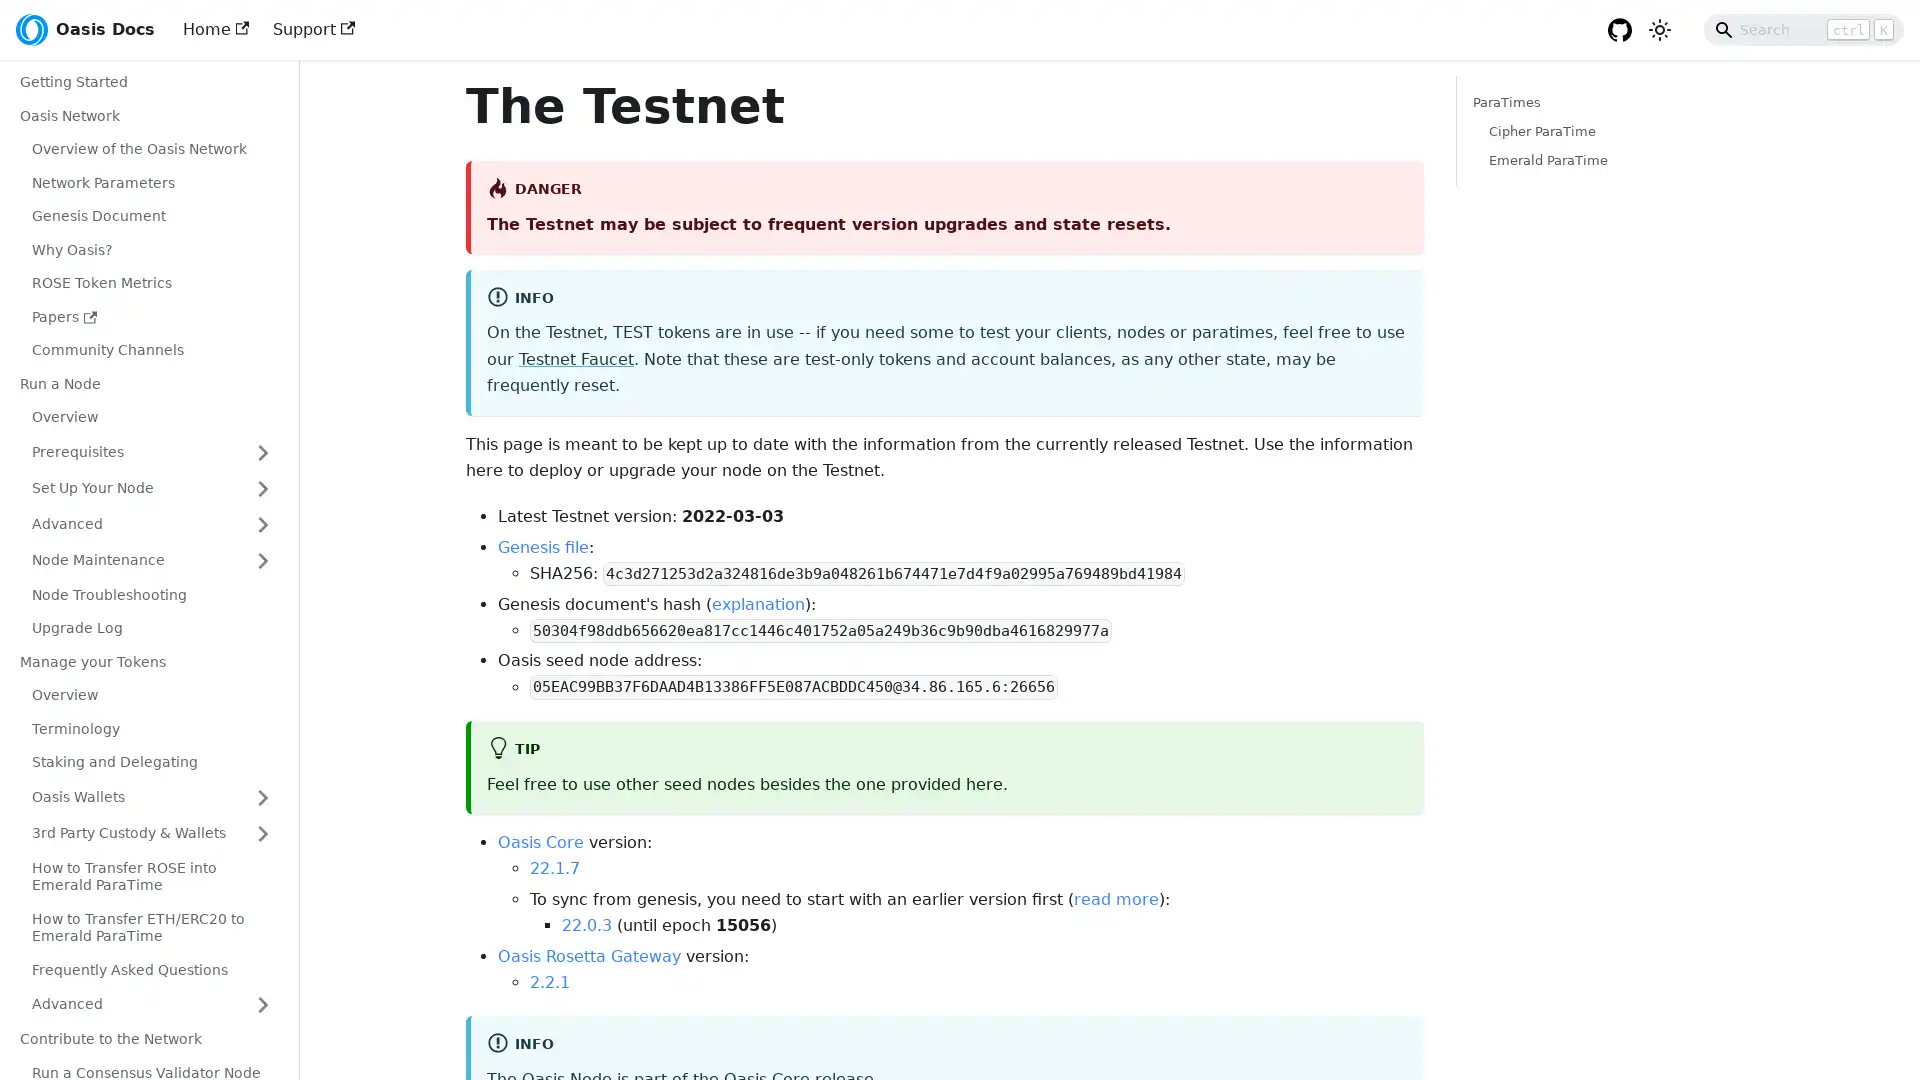  What do you see at coordinates (262, 559) in the screenshot?
I see `Toggle the collapsible sidebar category 'Node Maintenance'` at bounding box center [262, 559].